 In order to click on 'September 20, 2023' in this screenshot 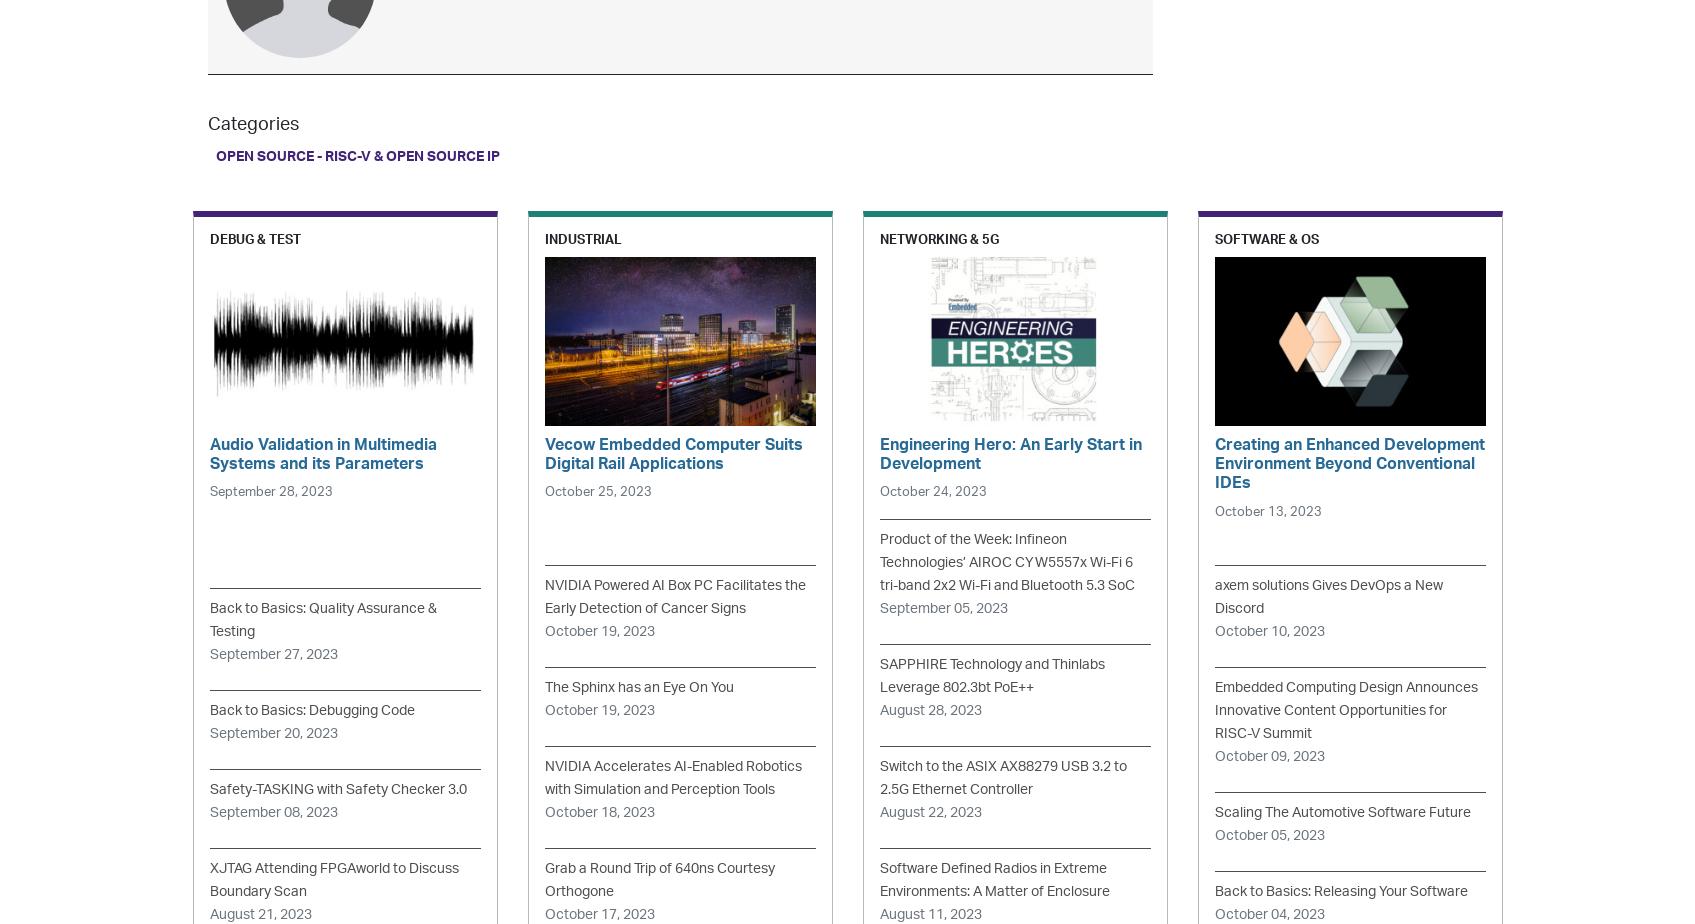, I will do `click(273, 733)`.